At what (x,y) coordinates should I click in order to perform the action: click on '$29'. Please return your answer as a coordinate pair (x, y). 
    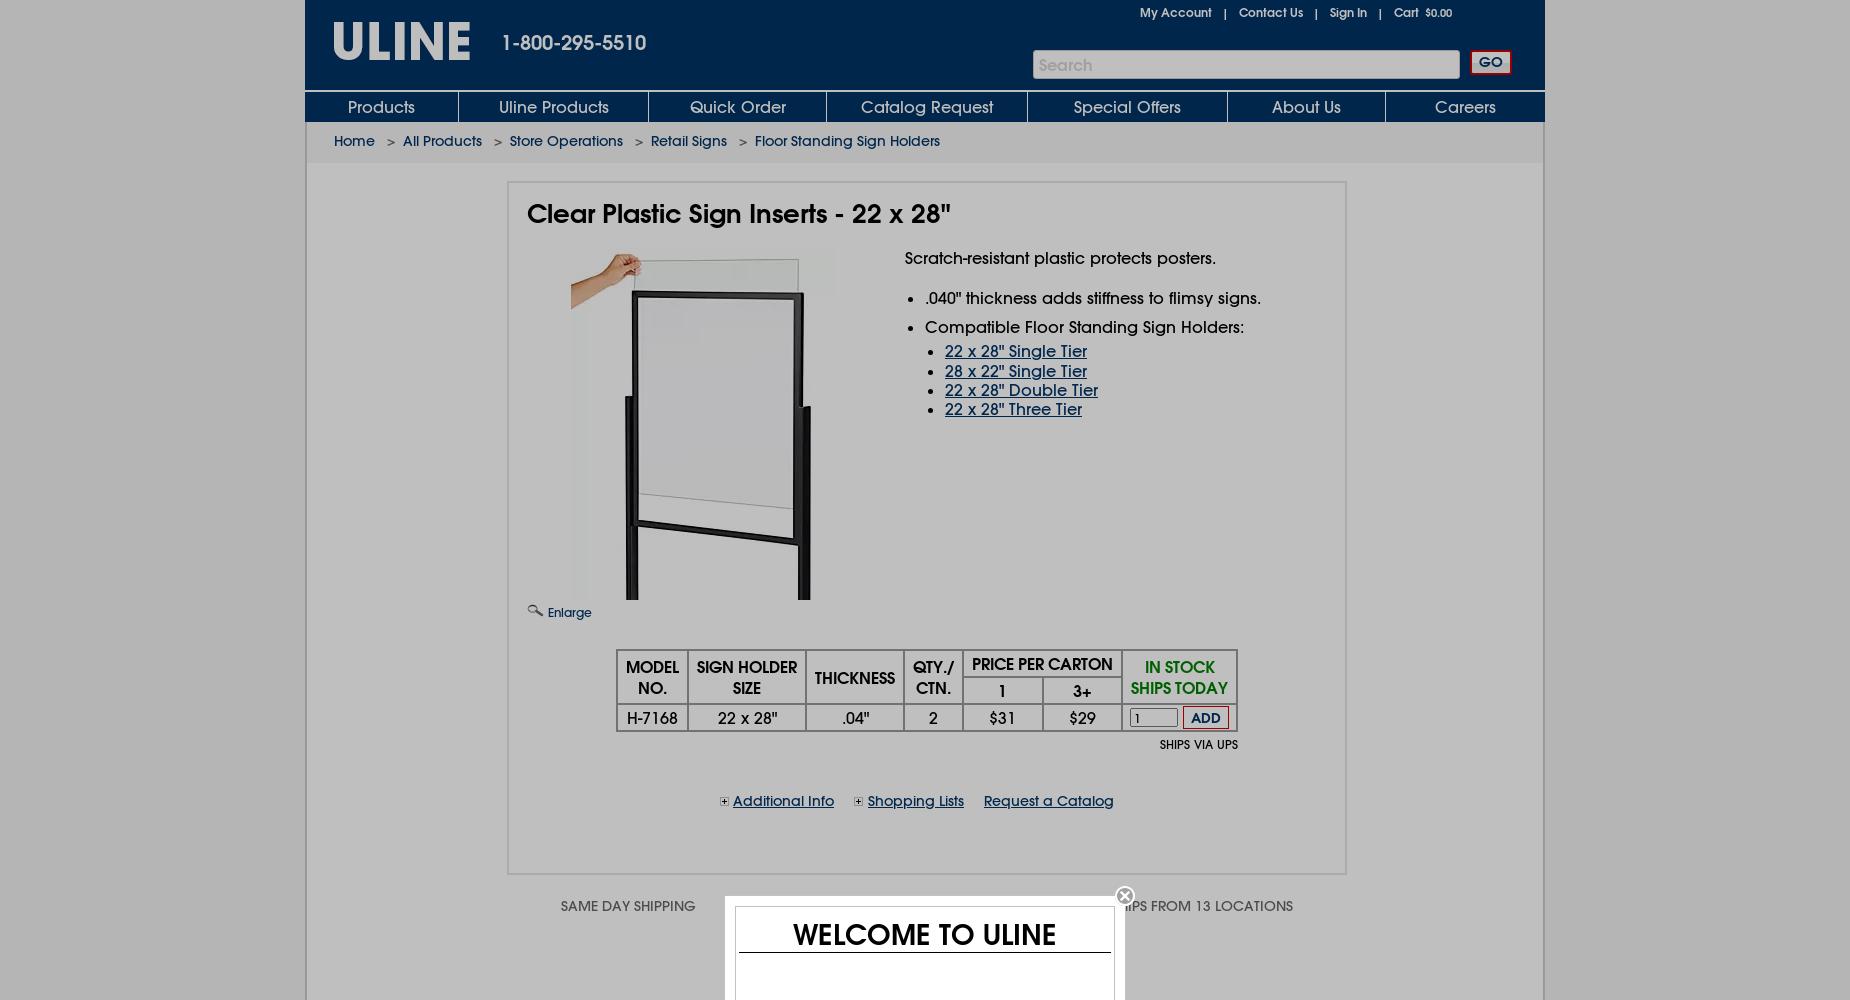
    Looking at the image, I should click on (1067, 716).